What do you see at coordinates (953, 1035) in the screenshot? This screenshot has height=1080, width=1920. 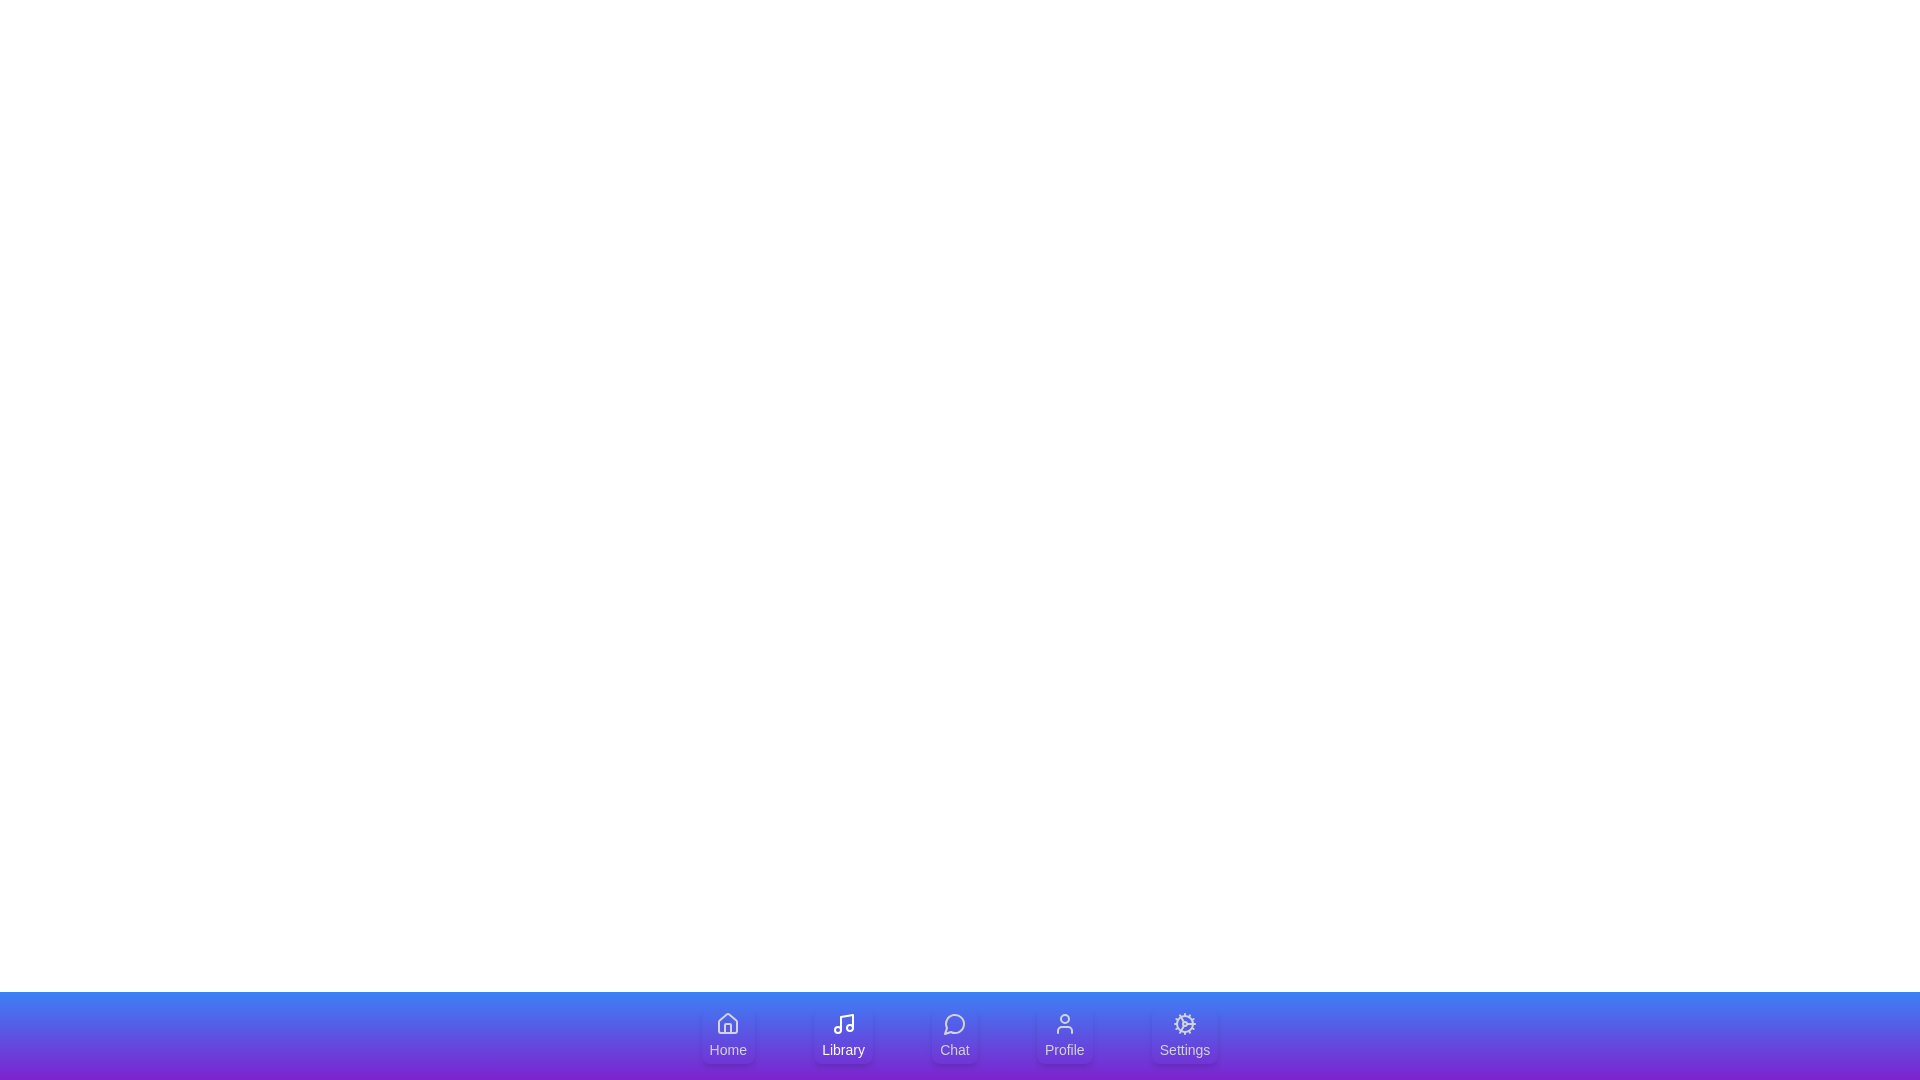 I see `the Chat tab to observe the hover effect` at bounding box center [953, 1035].